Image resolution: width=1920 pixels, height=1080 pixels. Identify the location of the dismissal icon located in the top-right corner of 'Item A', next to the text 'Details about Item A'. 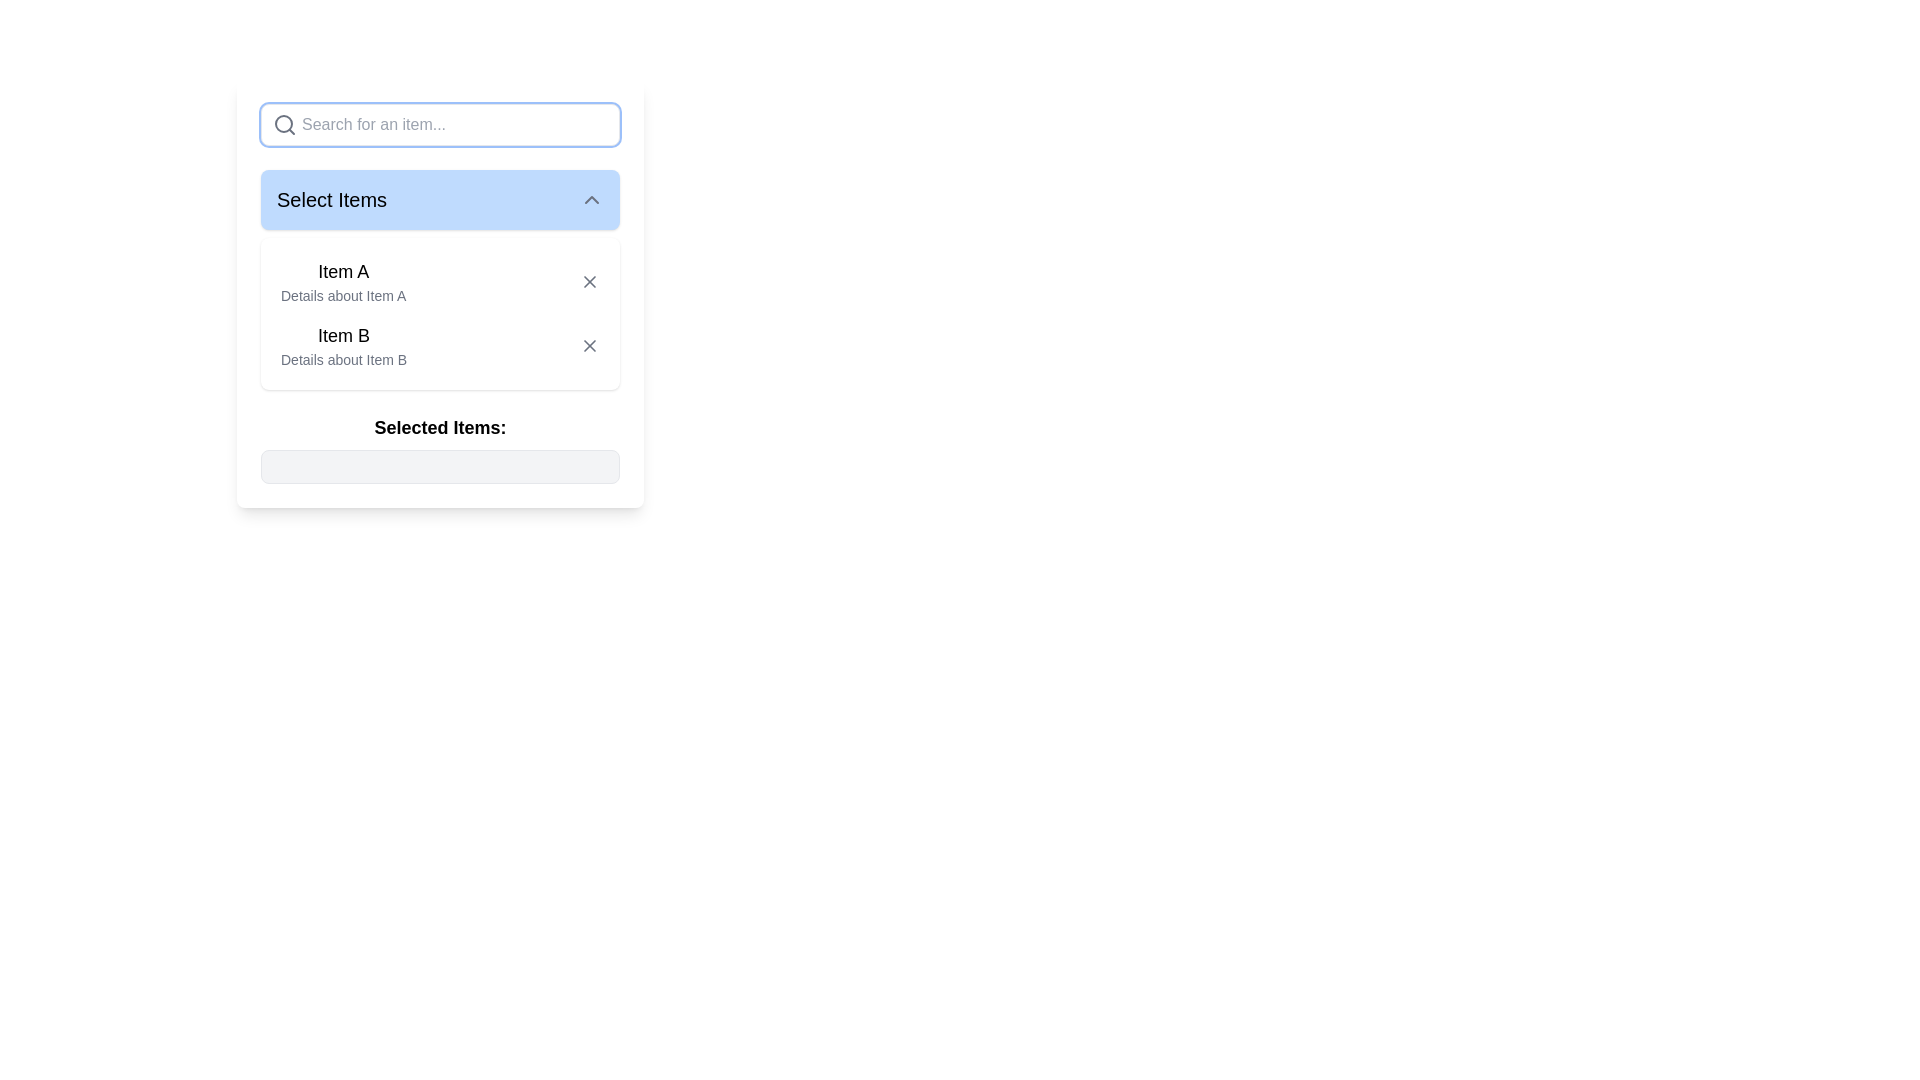
(589, 281).